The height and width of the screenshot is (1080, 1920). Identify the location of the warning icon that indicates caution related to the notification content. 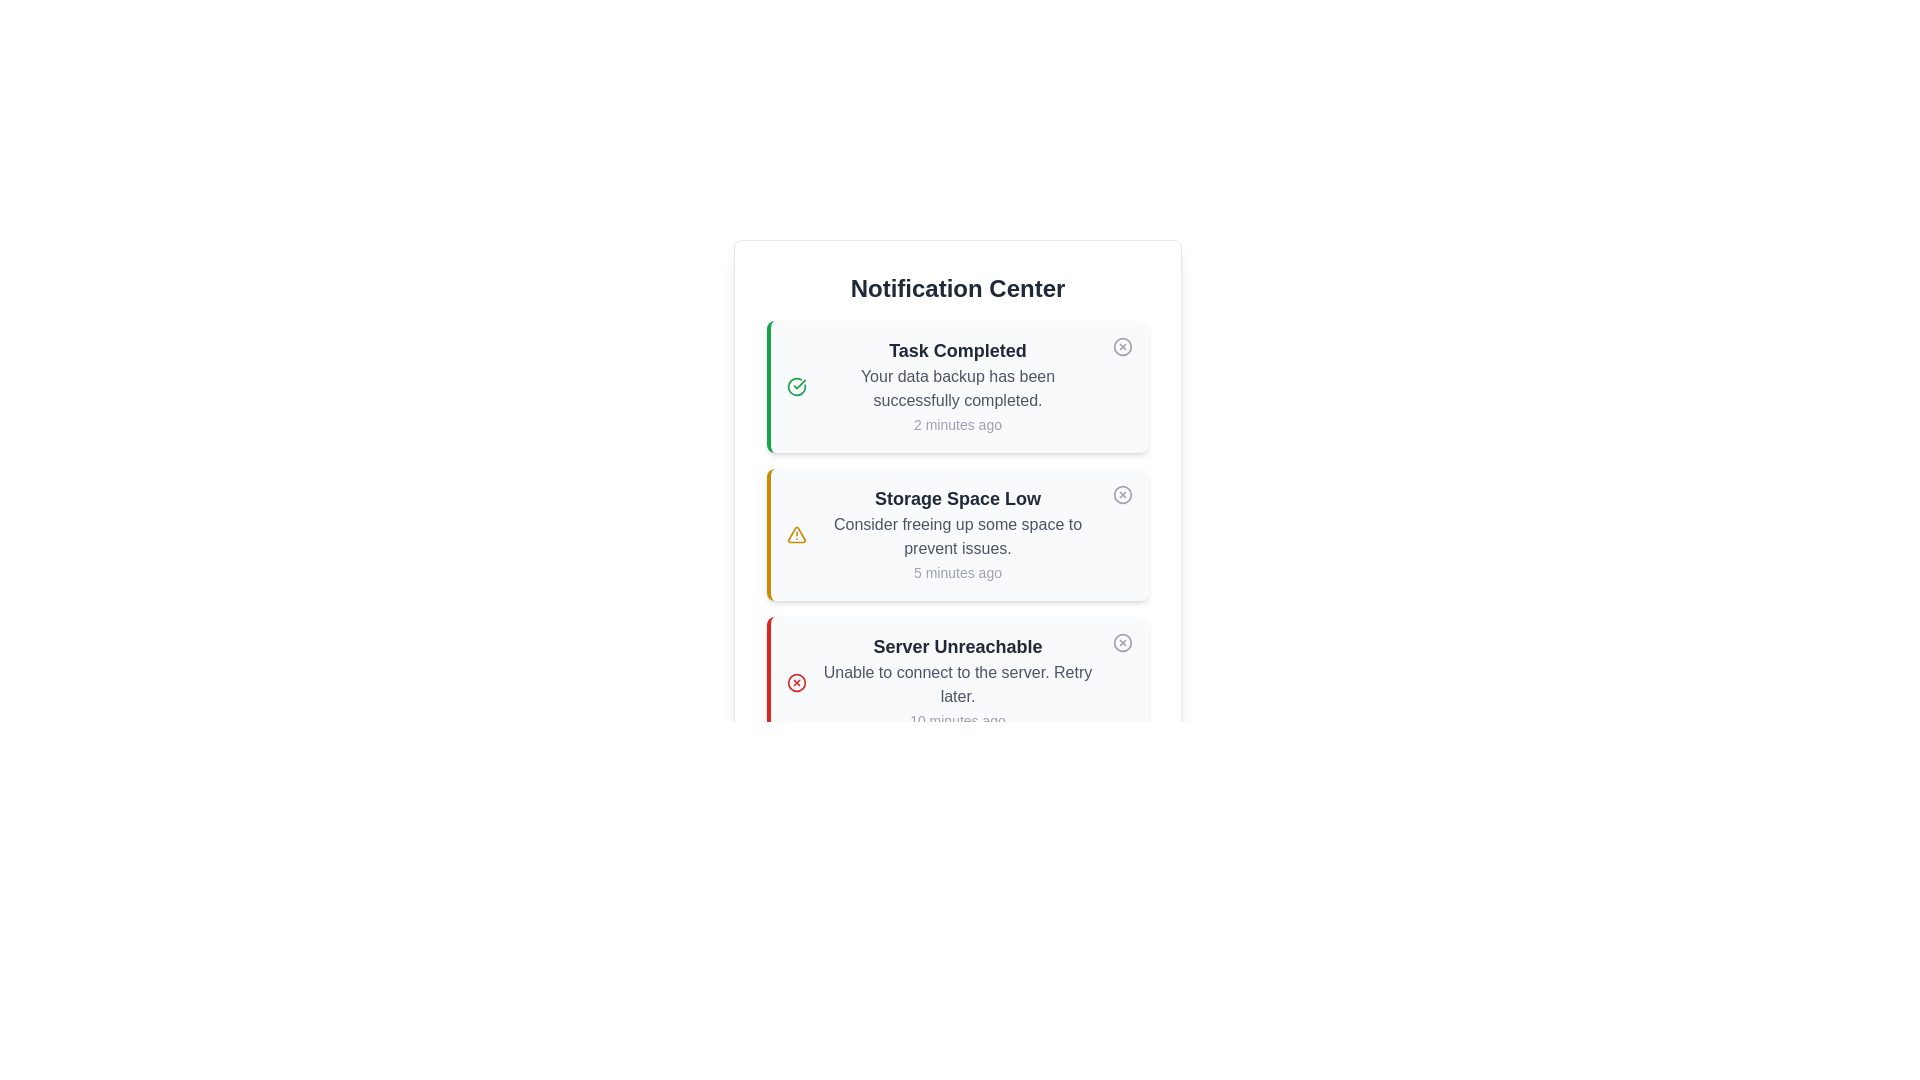
(795, 534).